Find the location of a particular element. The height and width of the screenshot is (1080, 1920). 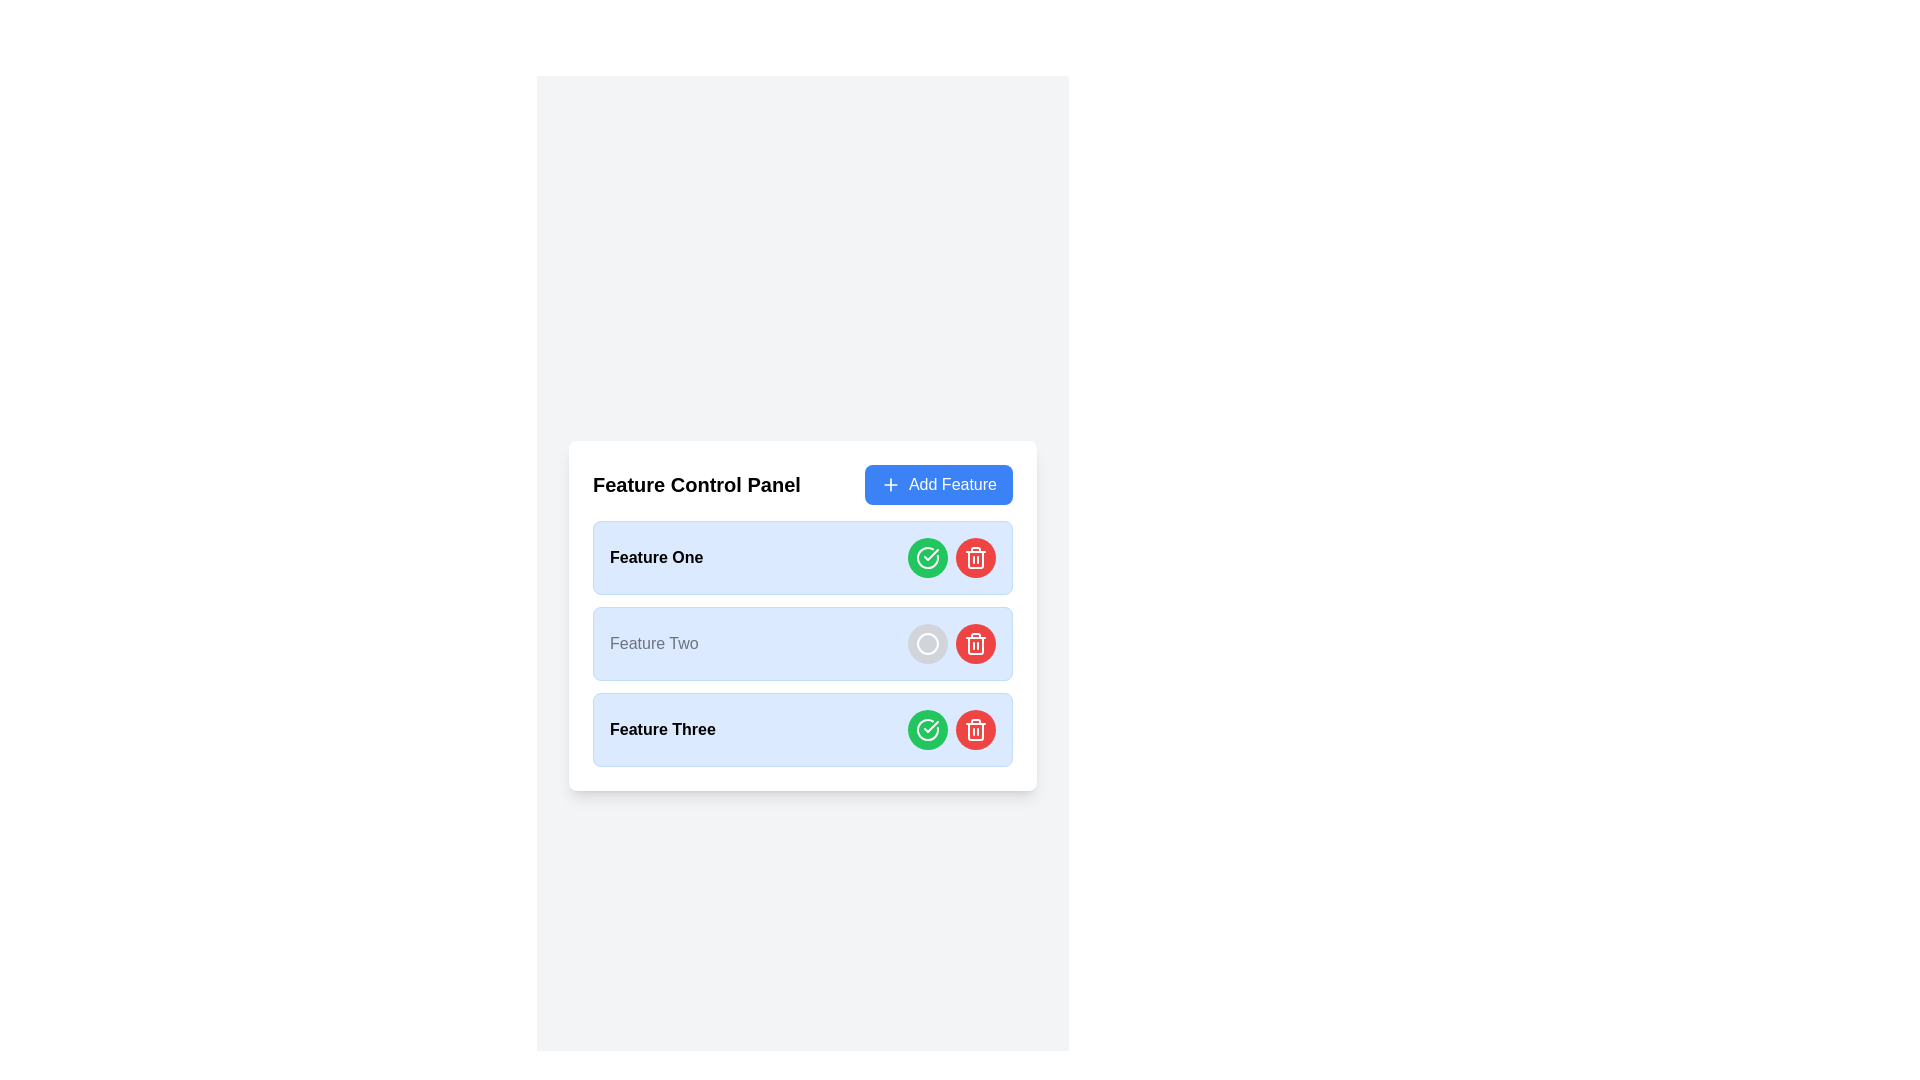

the circular green button with a white checkmark icon located on the right side of the 'Feature One' row for keyboard interaction is located at coordinates (926, 558).